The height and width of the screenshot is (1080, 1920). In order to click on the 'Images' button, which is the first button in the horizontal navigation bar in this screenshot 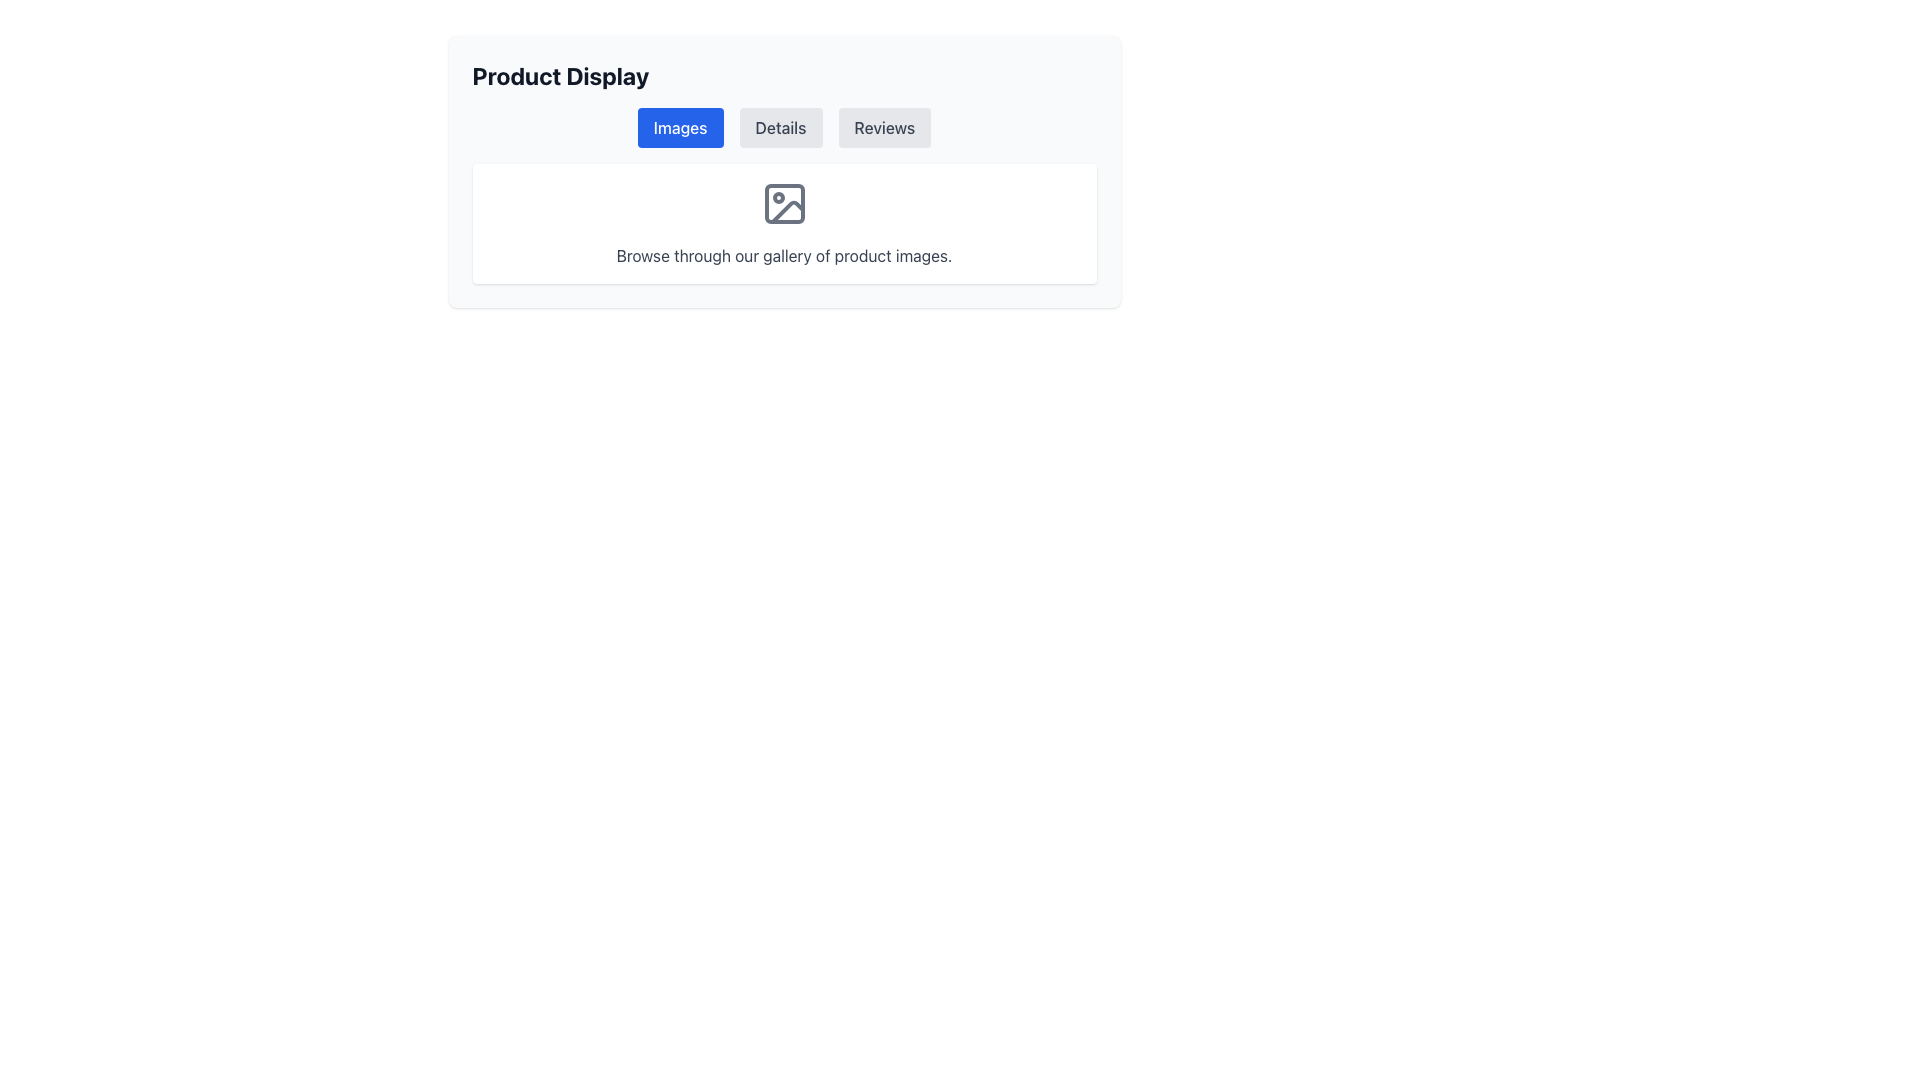, I will do `click(680, 127)`.